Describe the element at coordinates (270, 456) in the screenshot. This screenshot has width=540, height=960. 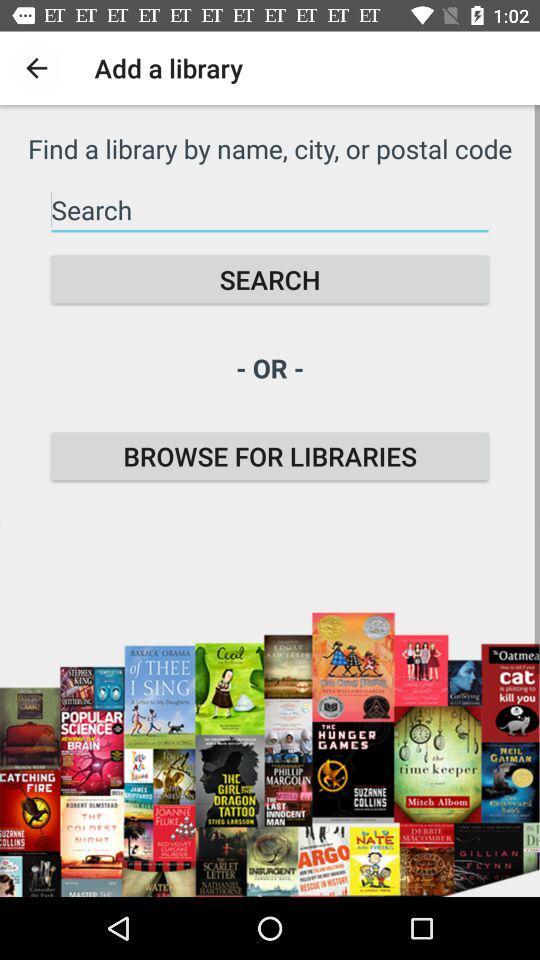
I see `icon below the - or - icon` at that location.